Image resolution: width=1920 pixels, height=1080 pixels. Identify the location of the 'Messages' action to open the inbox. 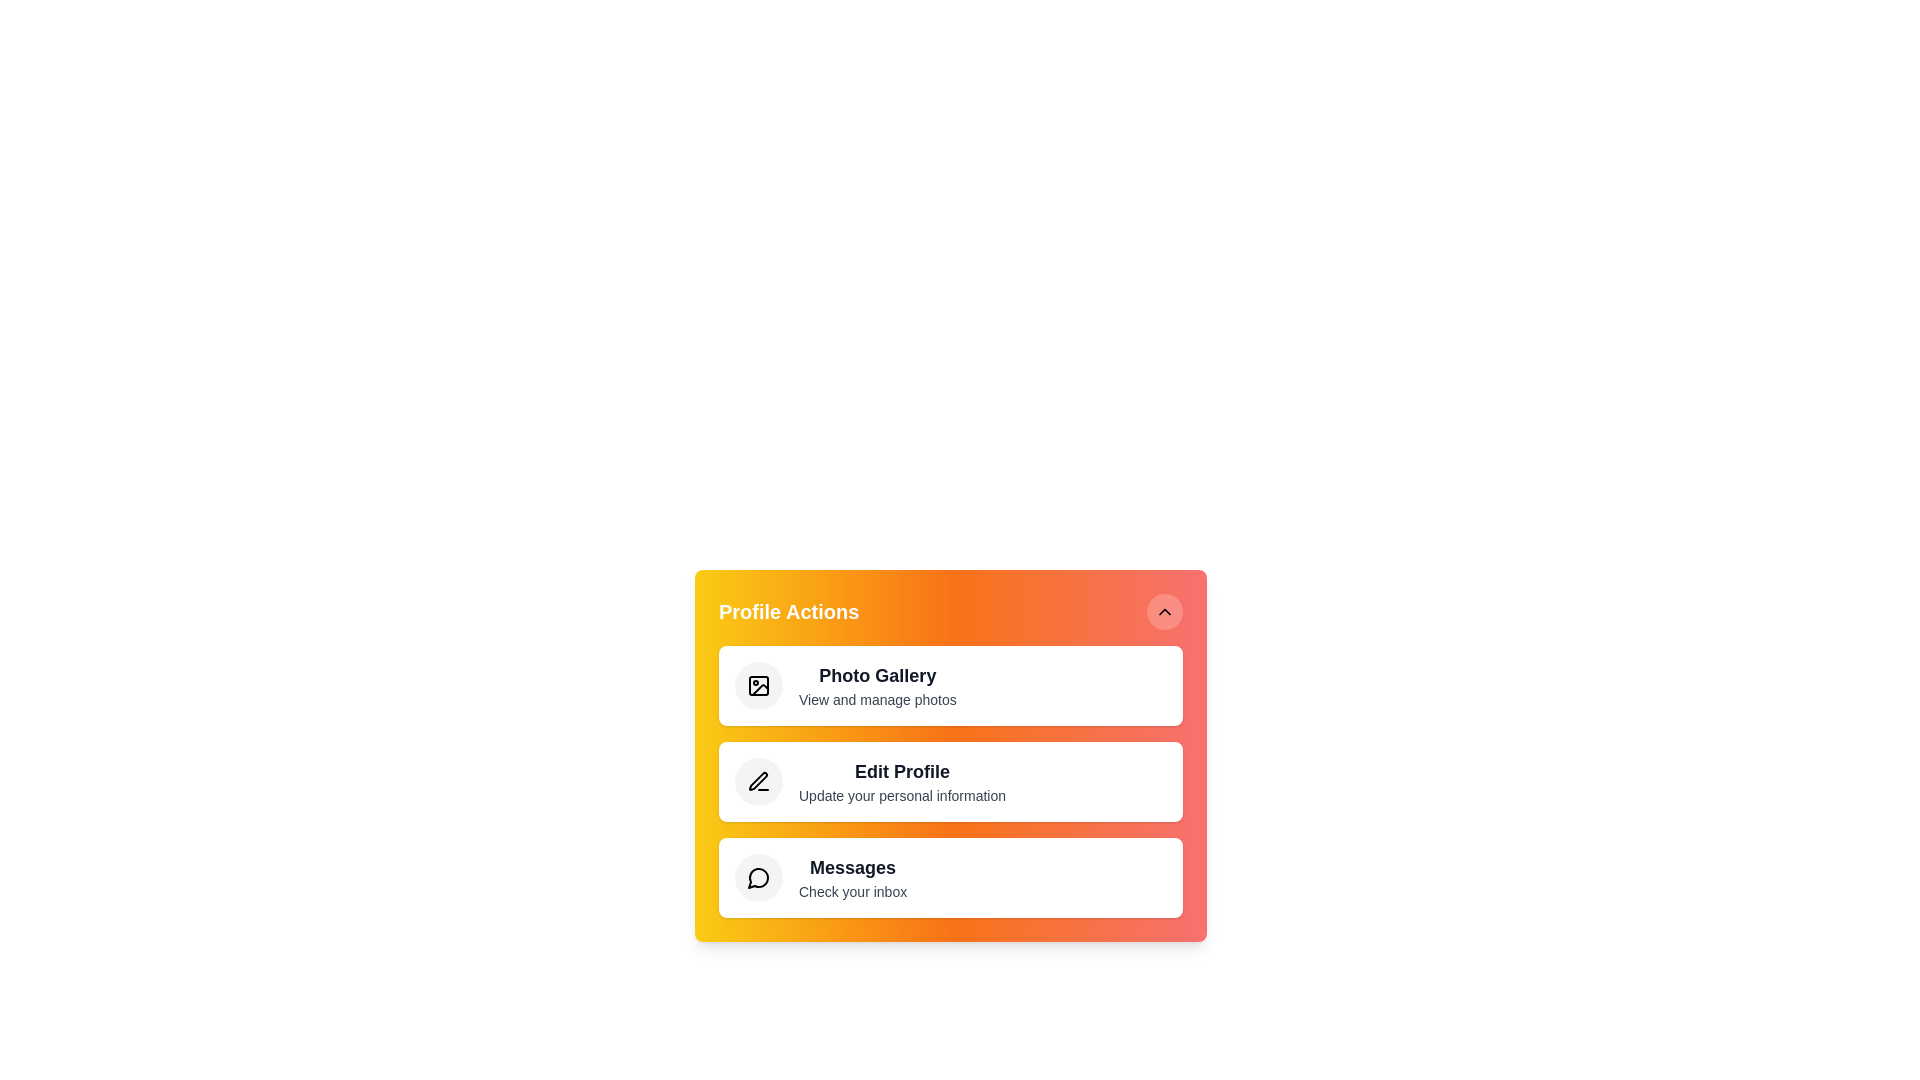
(949, 877).